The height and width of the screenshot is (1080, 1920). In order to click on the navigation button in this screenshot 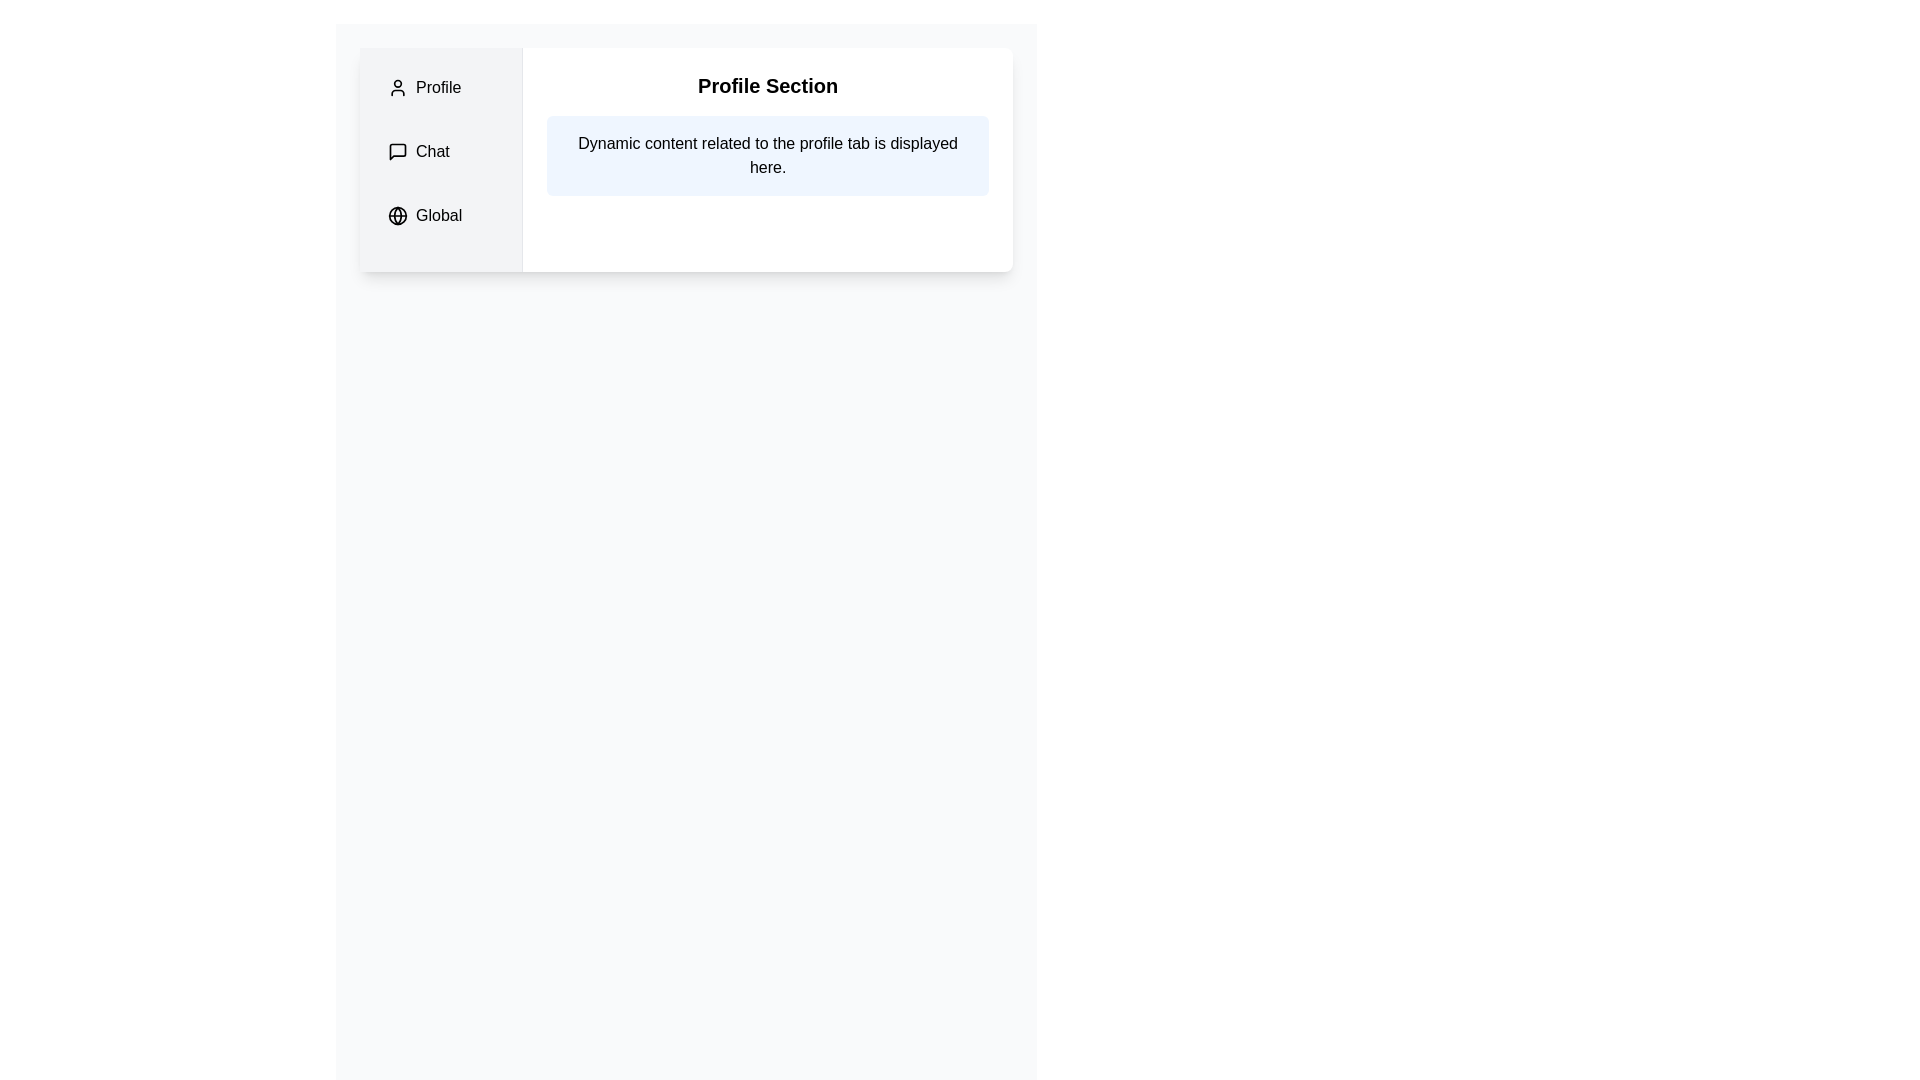, I will do `click(440, 150)`.